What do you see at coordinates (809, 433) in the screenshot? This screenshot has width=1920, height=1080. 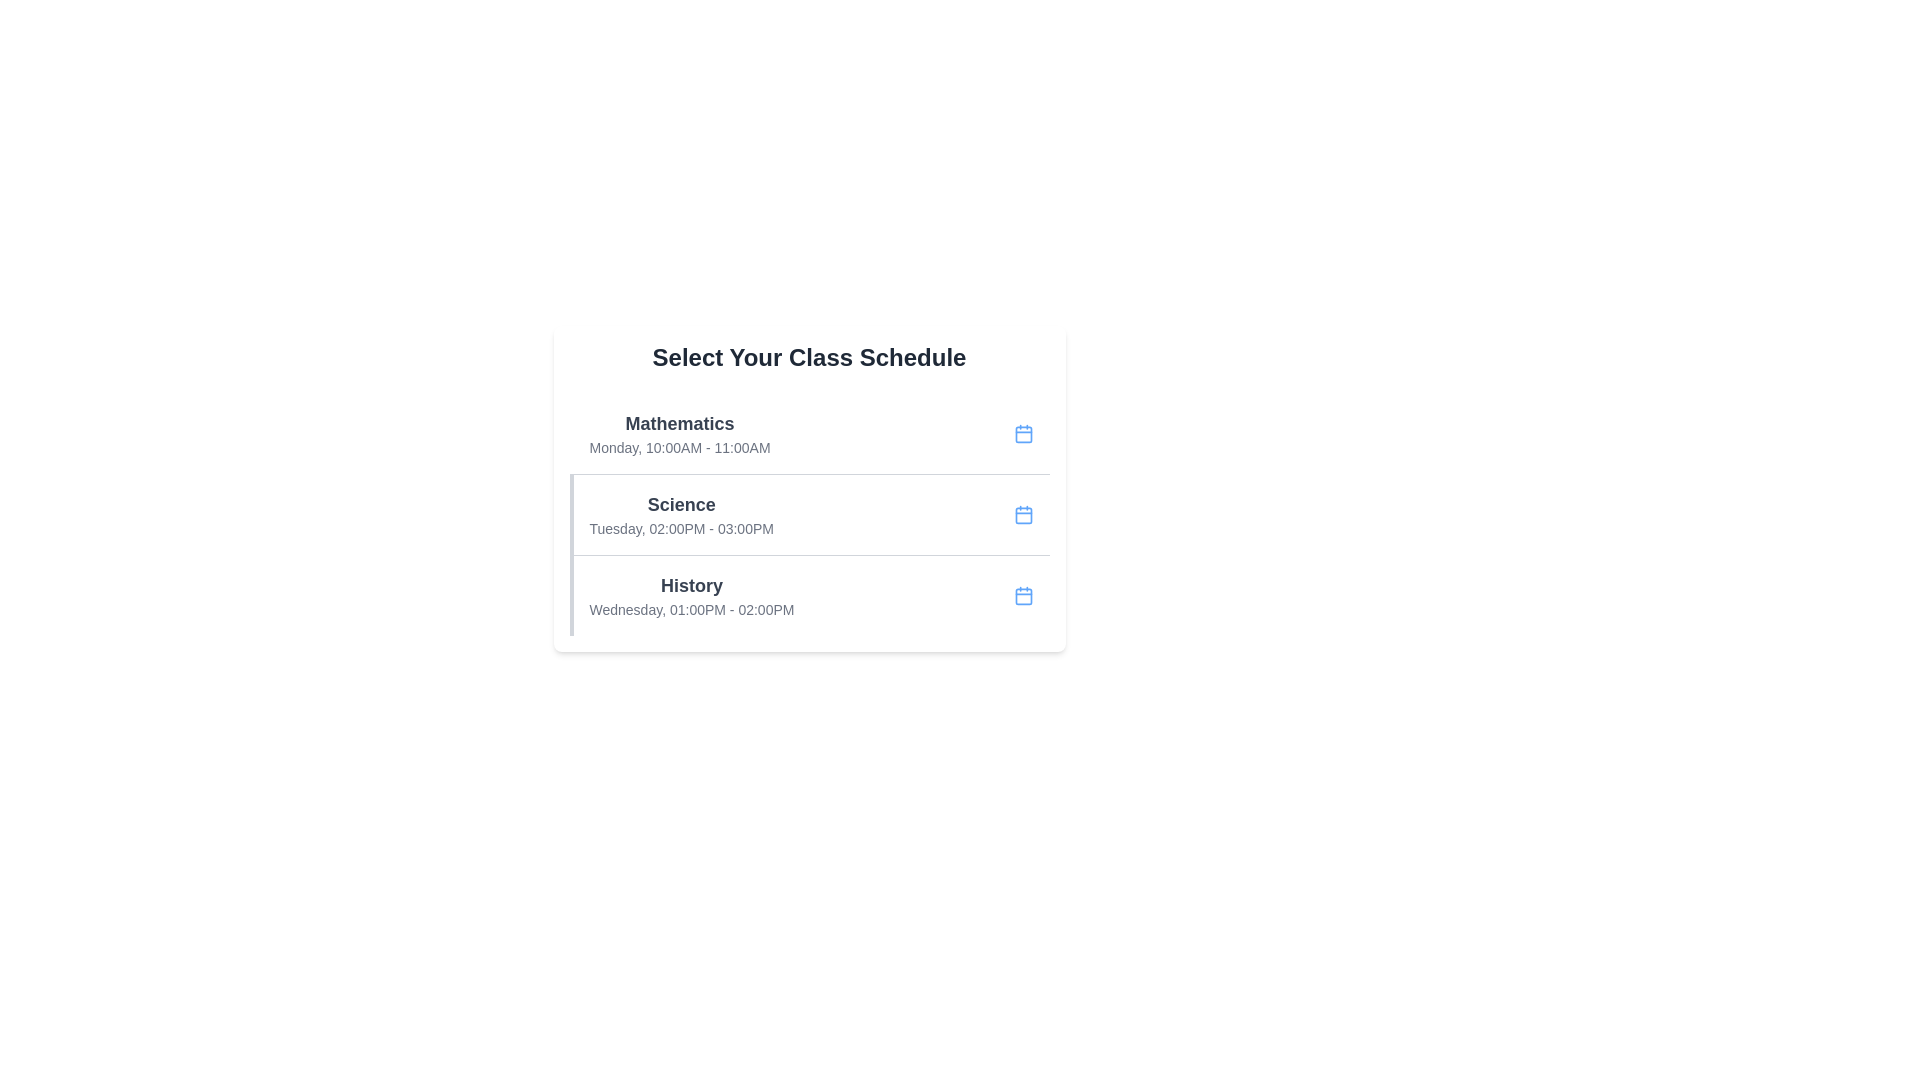 I see `the first list item titled 'Mathematics'` at bounding box center [809, 433].